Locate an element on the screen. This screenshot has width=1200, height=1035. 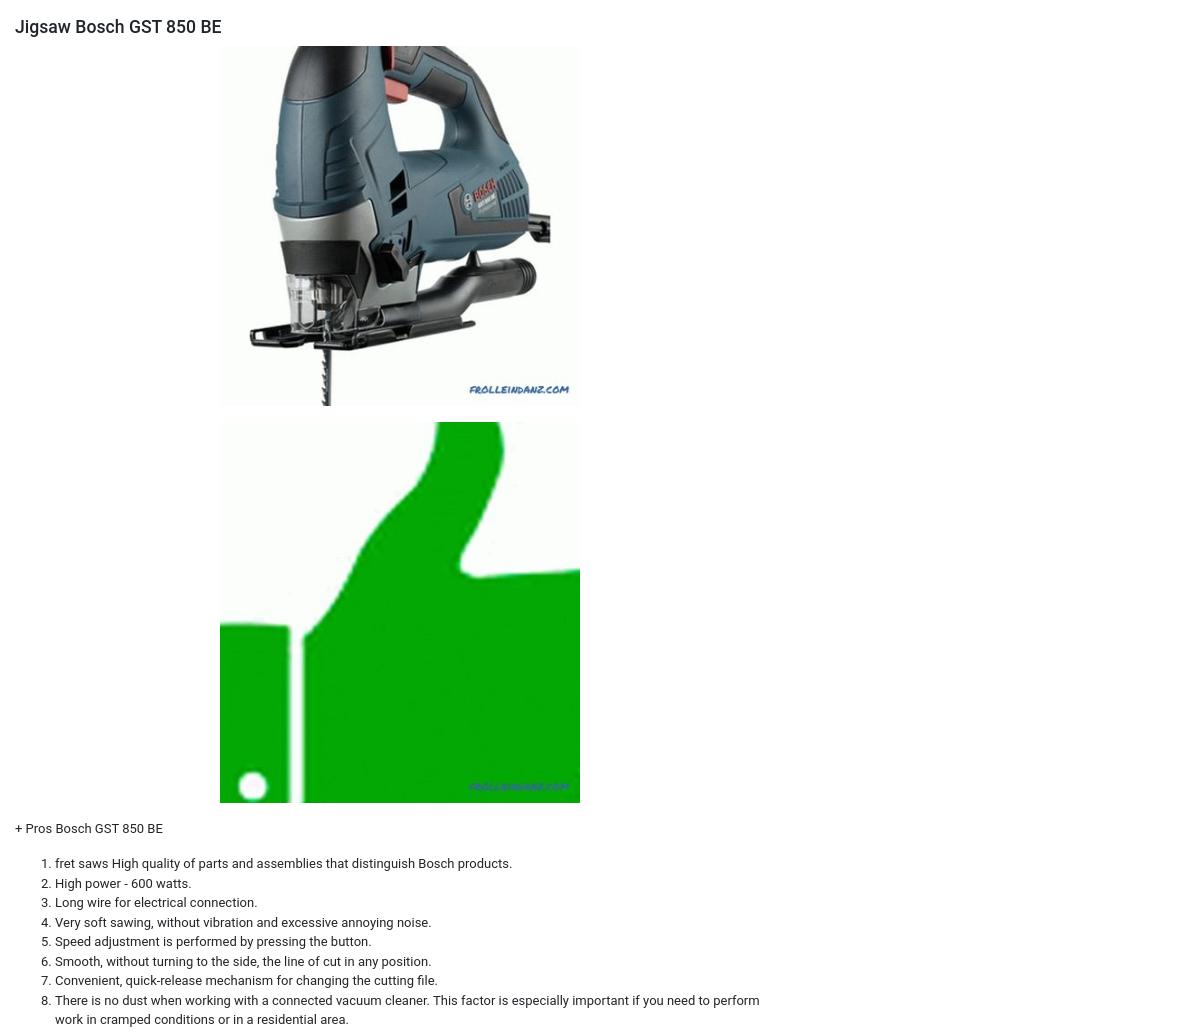
'fret saws High quality of parts and assemblies that distinguish Bosch products.' is located at coordinates (282, 862).